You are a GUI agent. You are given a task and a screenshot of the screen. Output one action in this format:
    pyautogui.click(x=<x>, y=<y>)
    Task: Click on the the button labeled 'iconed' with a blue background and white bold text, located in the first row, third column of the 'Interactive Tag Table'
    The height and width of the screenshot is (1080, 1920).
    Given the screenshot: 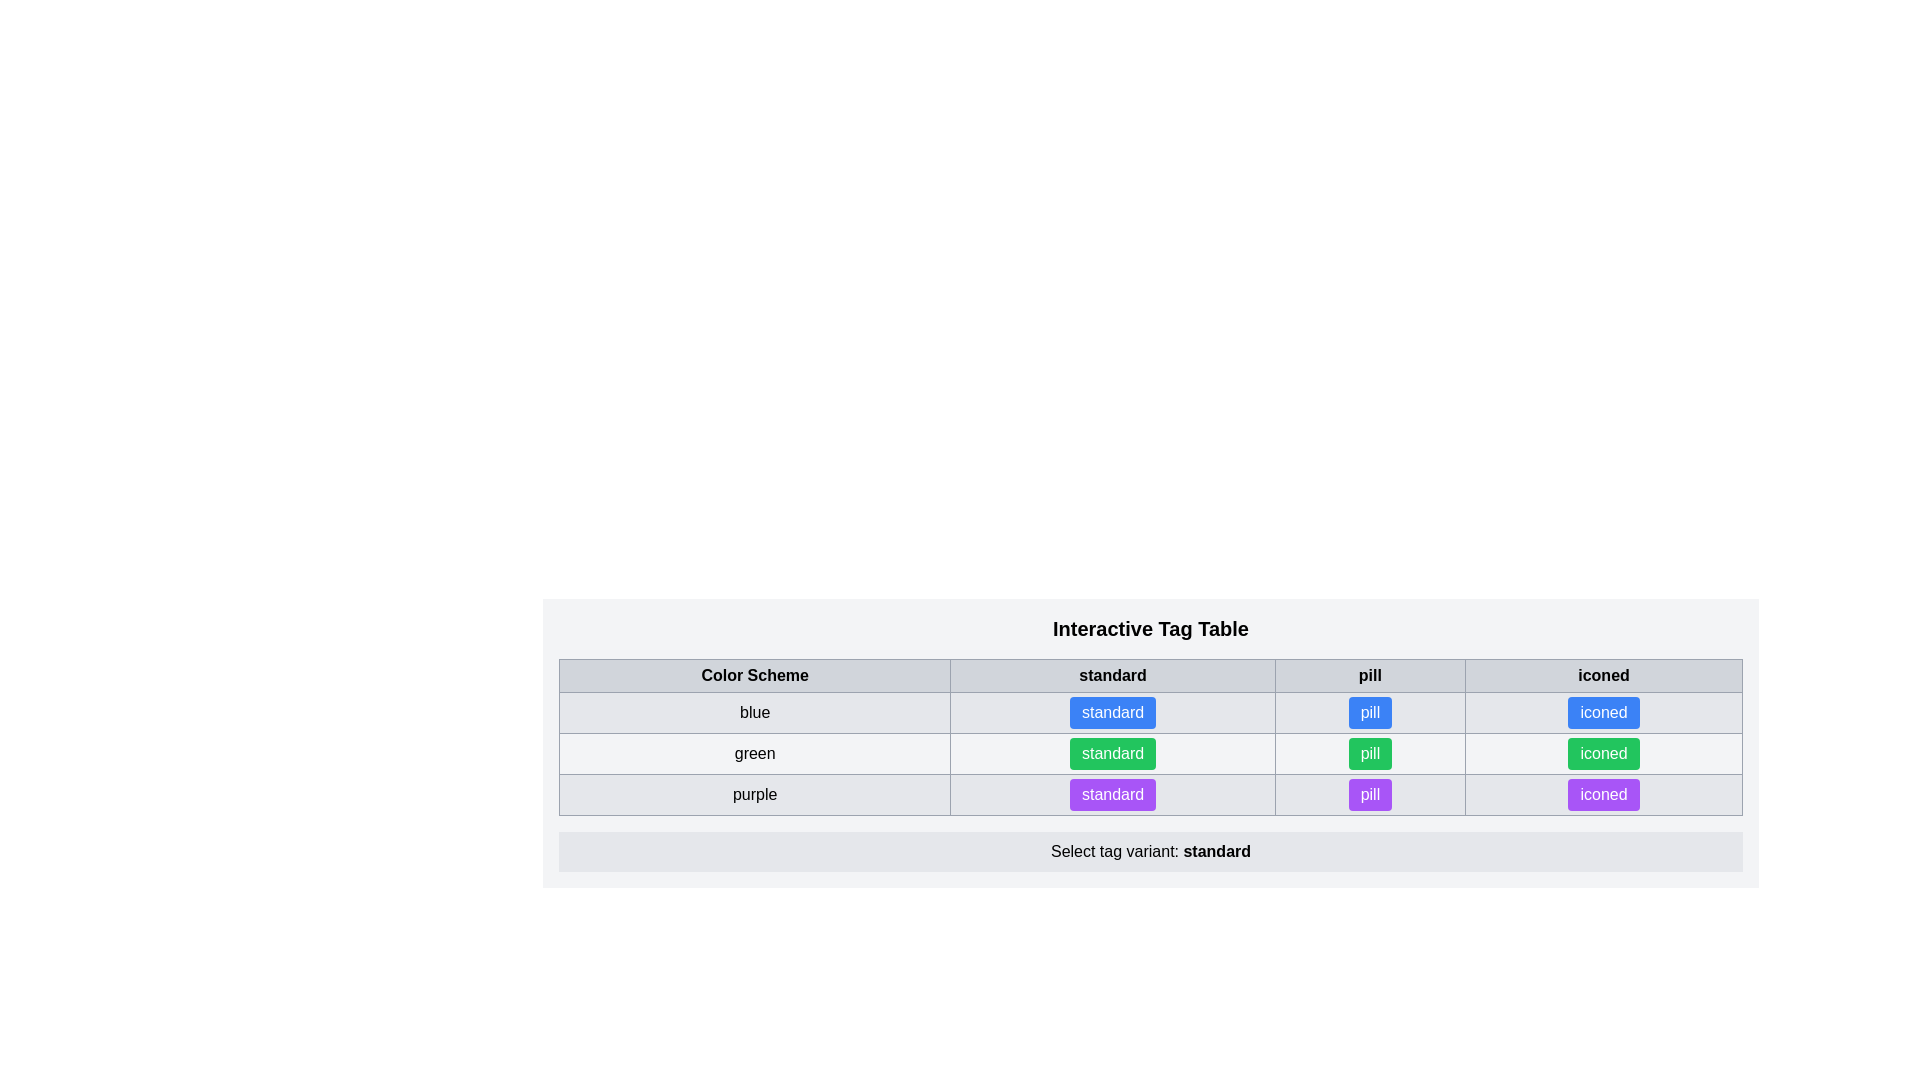 What is the action you would take?
    pyautogui.click(x=1603, y=712)
    